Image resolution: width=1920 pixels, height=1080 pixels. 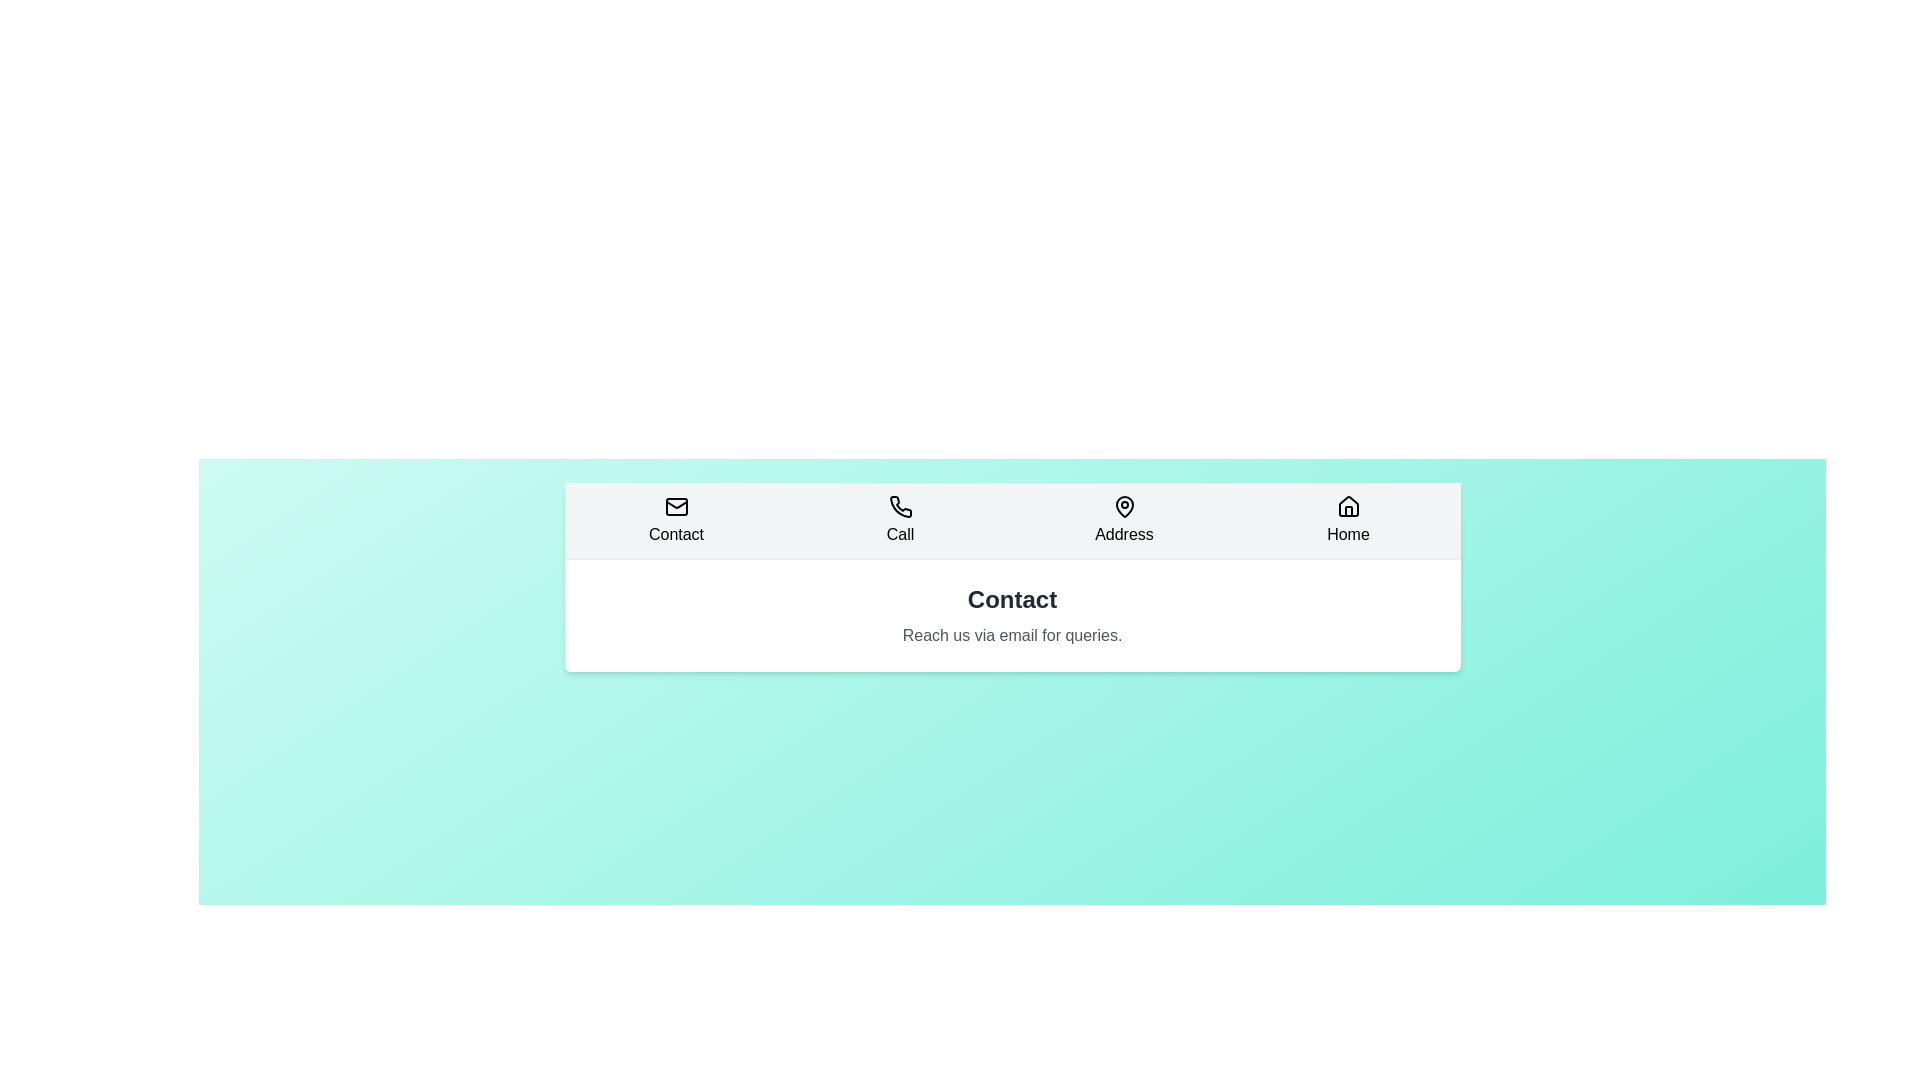 What do you see at coordinates (899, 519) in the screenshot?
I see `the tab labeled Call` at bounding box center [899, 519].